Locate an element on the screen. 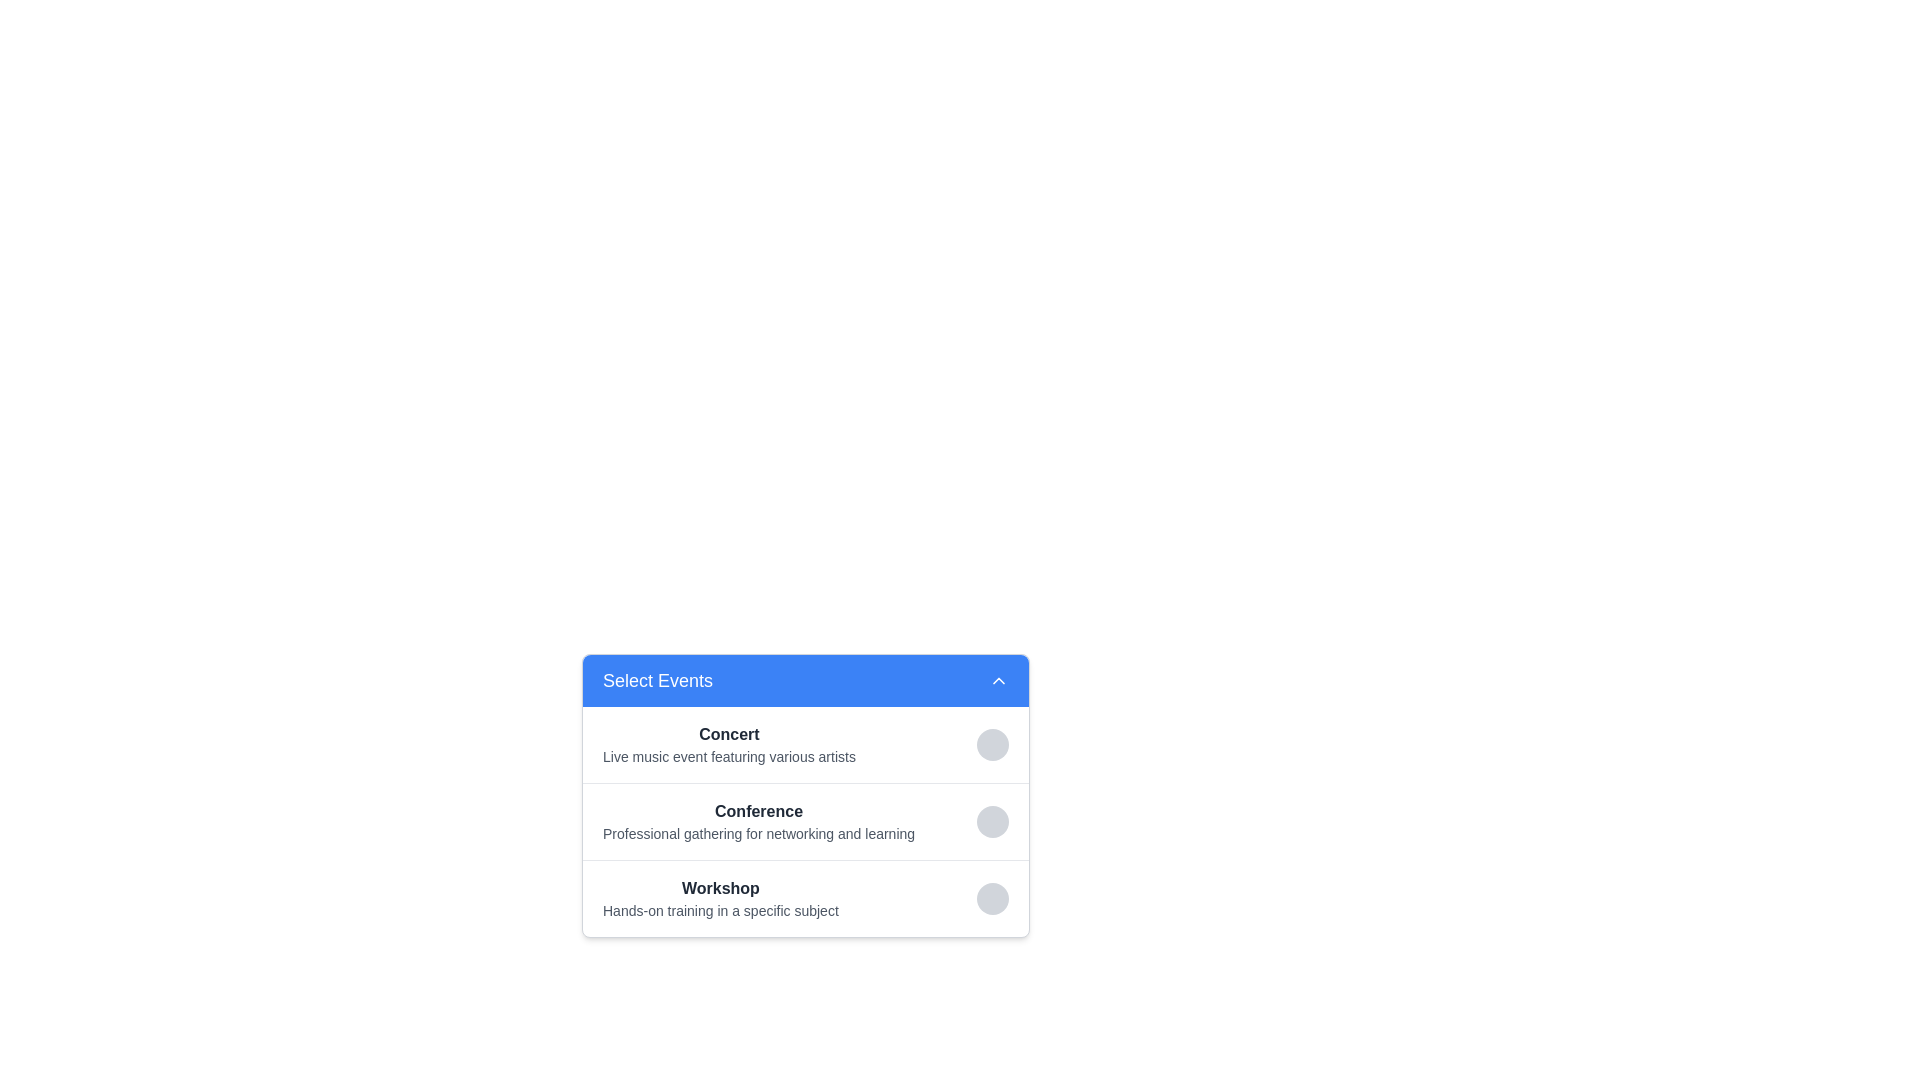  the text label displaying 'Conference' is located at coordinates (757, 812).